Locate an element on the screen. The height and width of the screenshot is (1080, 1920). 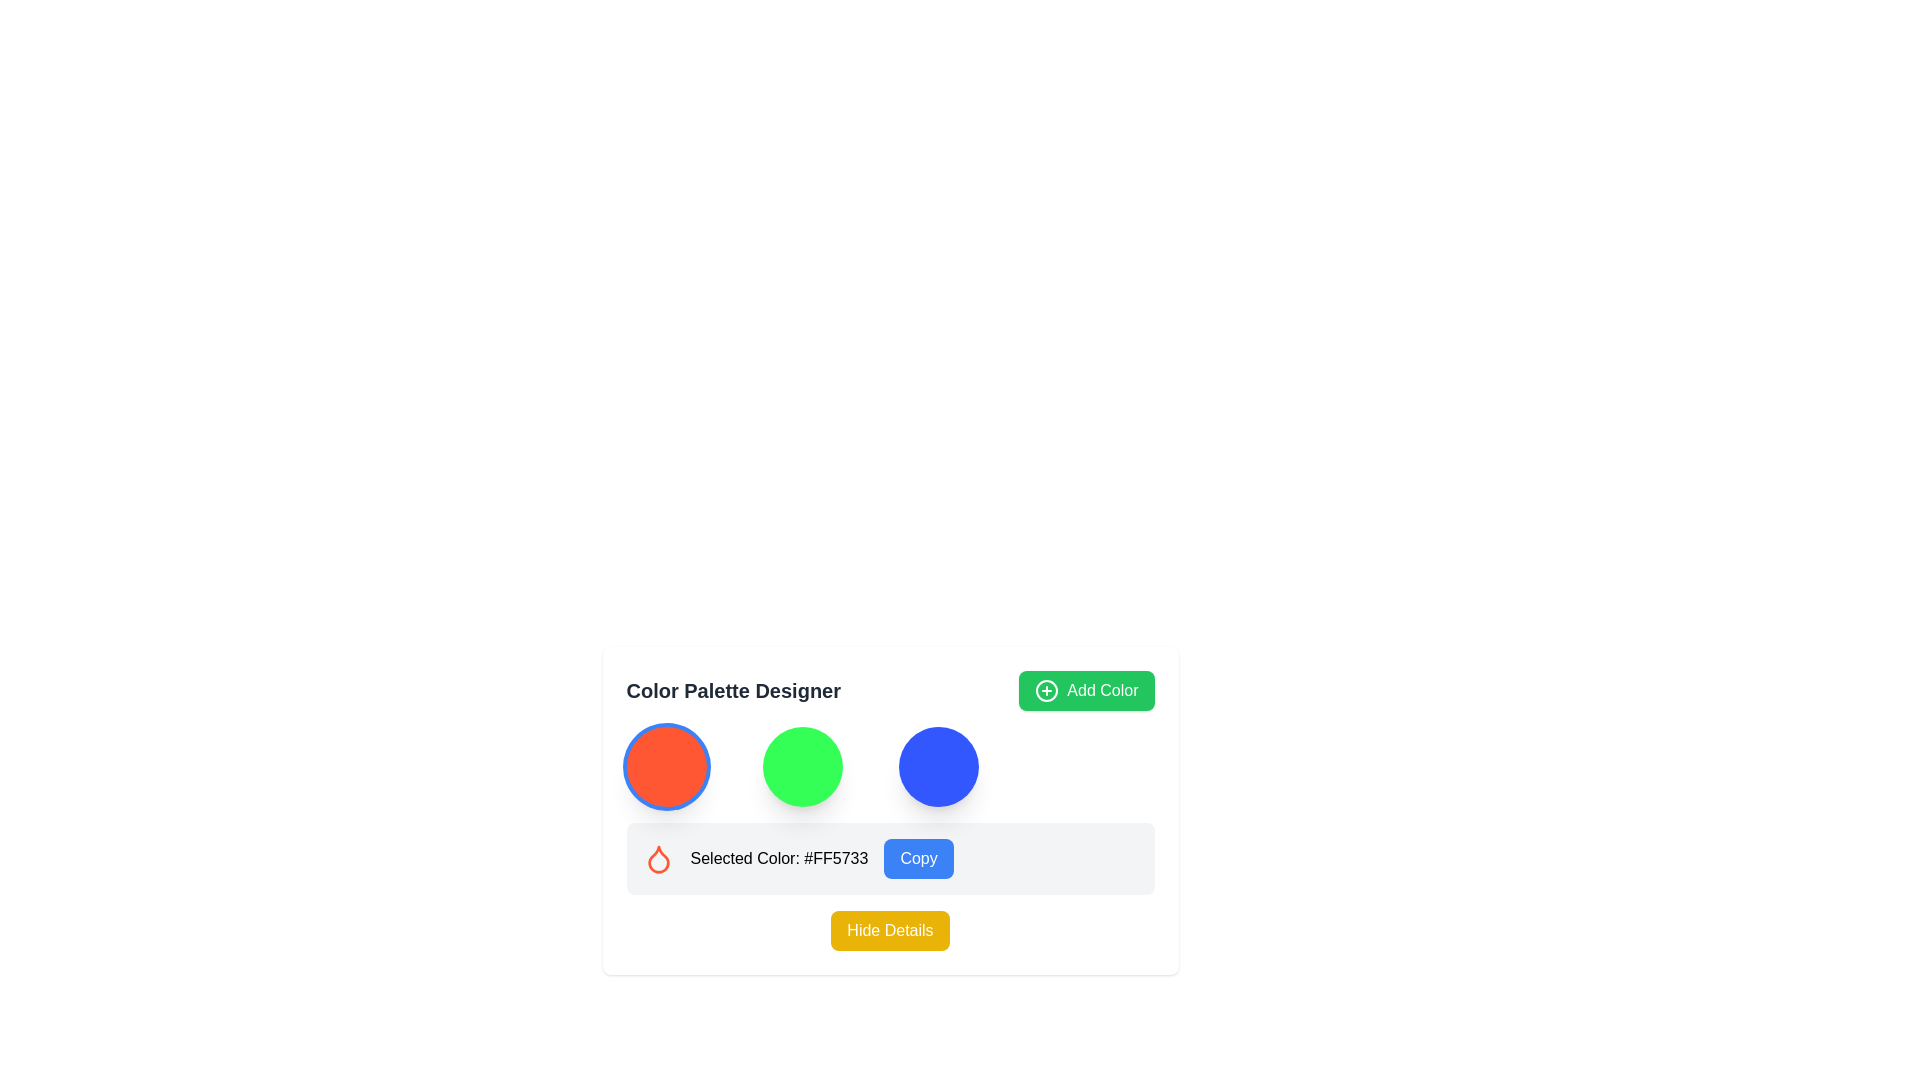
the circular green icon with a white plus sign located inside the 'Add Color' button, positioned at the top-right corner of the interface is located at coordinates (1046, 689).